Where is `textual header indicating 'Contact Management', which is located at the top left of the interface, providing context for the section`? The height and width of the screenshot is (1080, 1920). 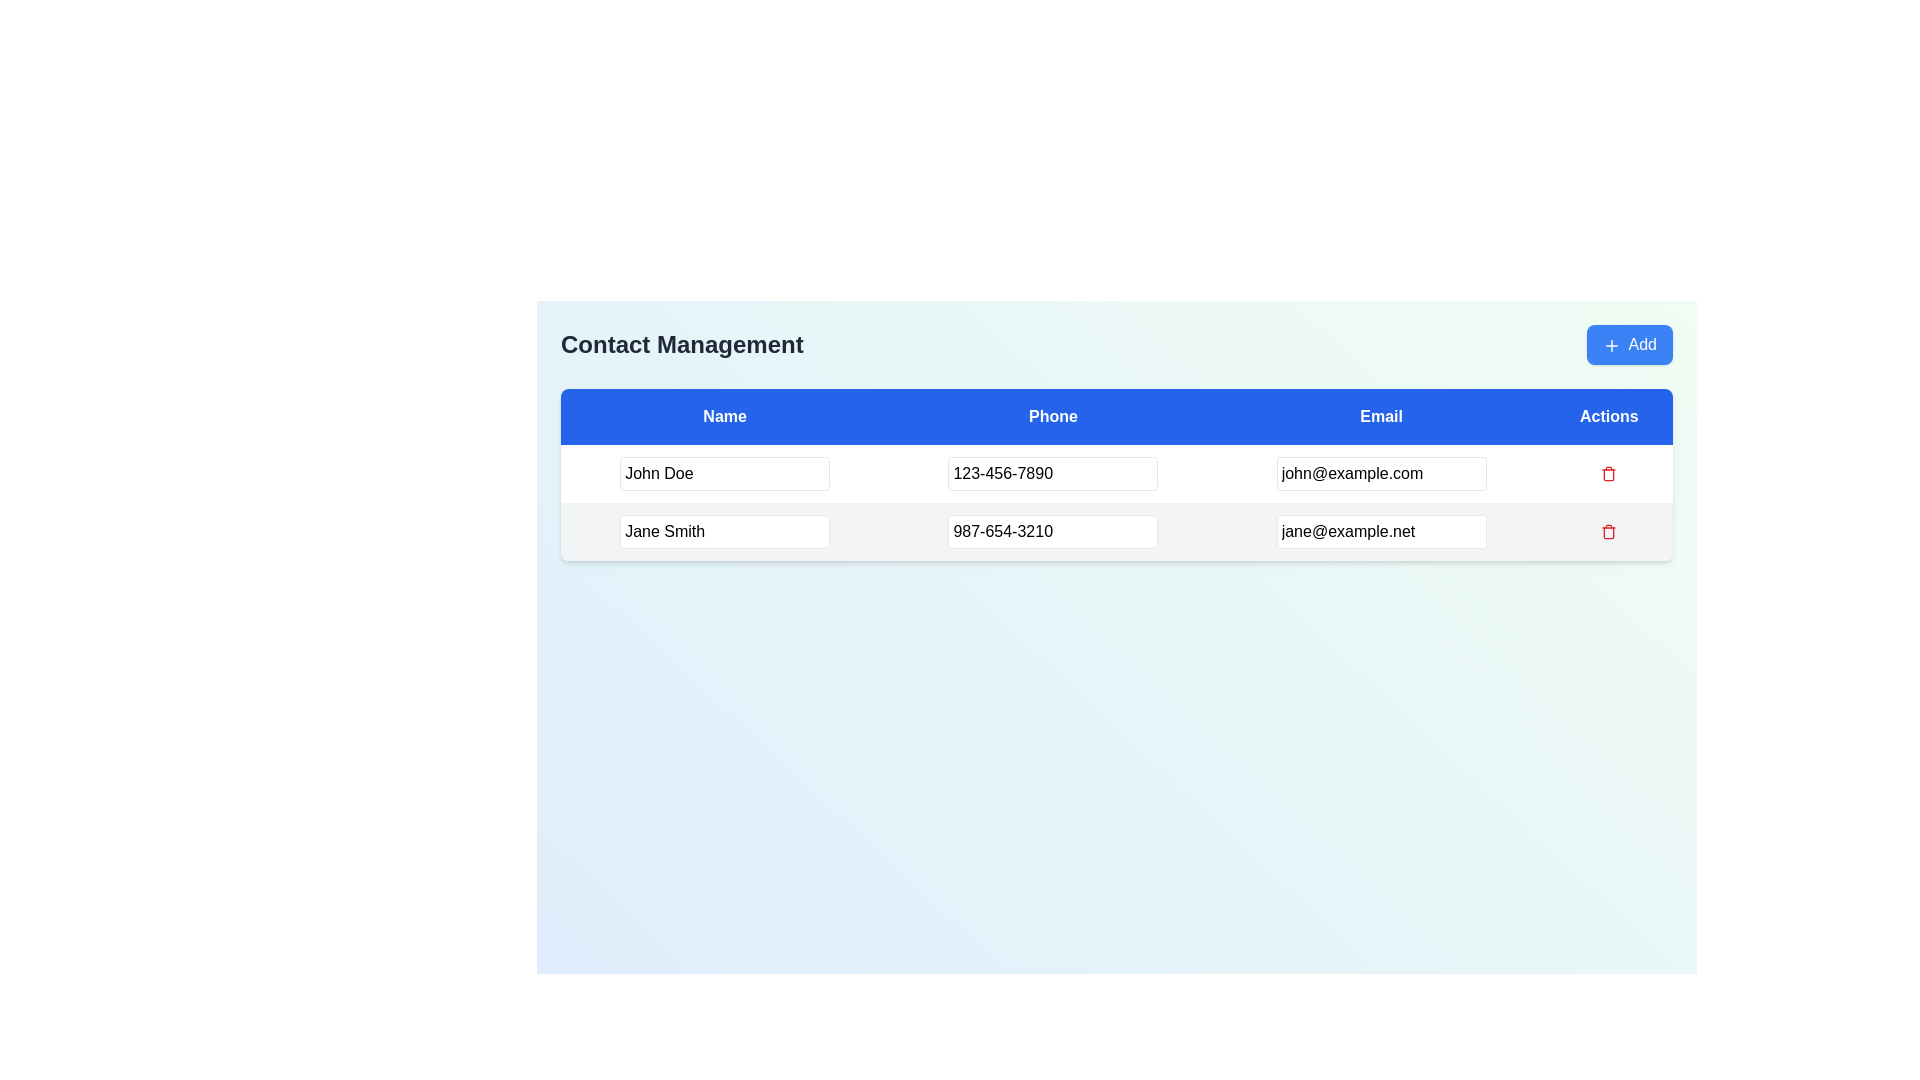 textual header indicating 'Contact Management', which is located at the top left of the interface, providing context for the section is located at coordinates (682, 343).